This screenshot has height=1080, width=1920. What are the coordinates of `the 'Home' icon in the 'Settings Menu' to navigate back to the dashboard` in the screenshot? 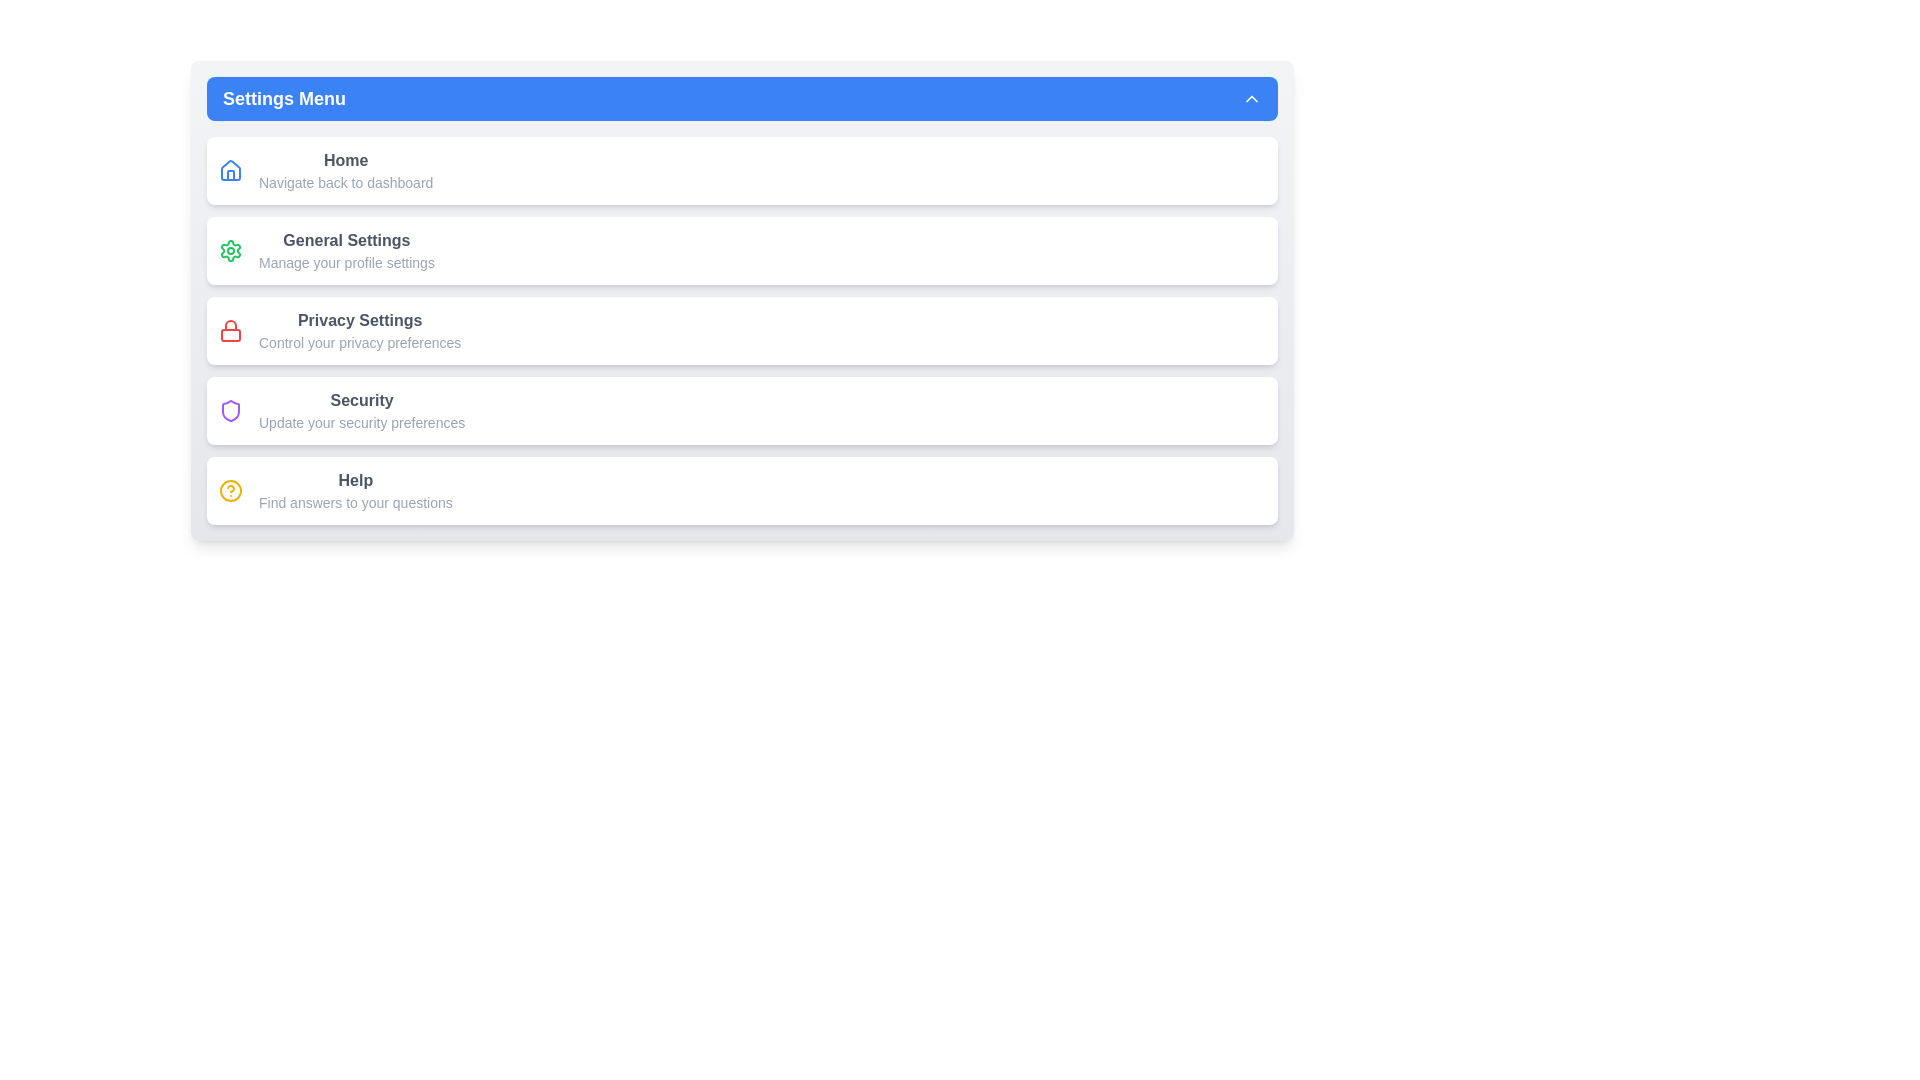 It's located at (230, 168).